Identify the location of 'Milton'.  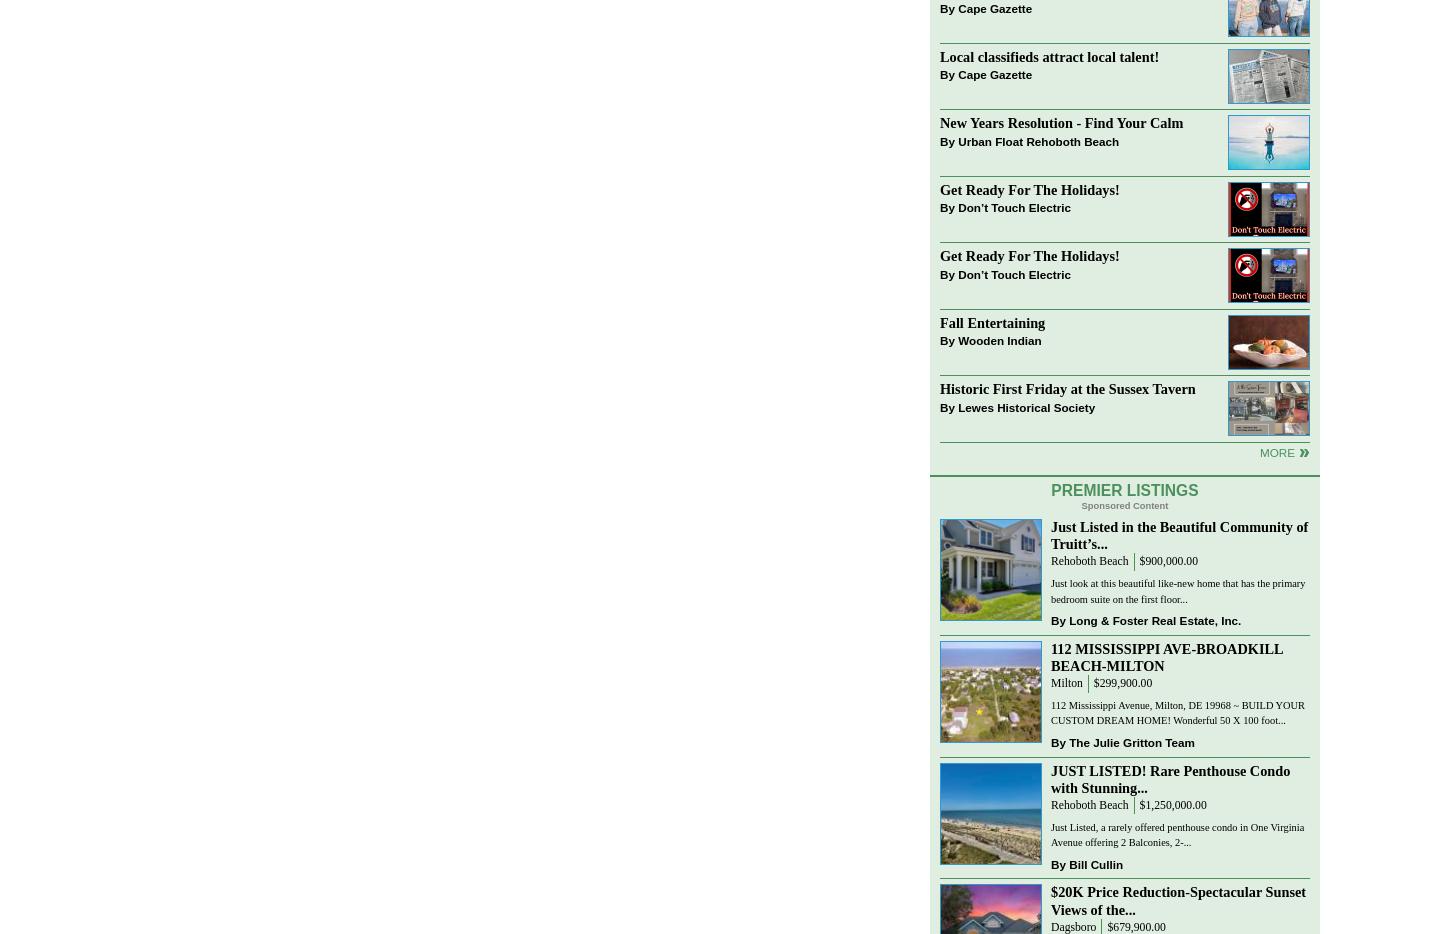
(1066, 682).